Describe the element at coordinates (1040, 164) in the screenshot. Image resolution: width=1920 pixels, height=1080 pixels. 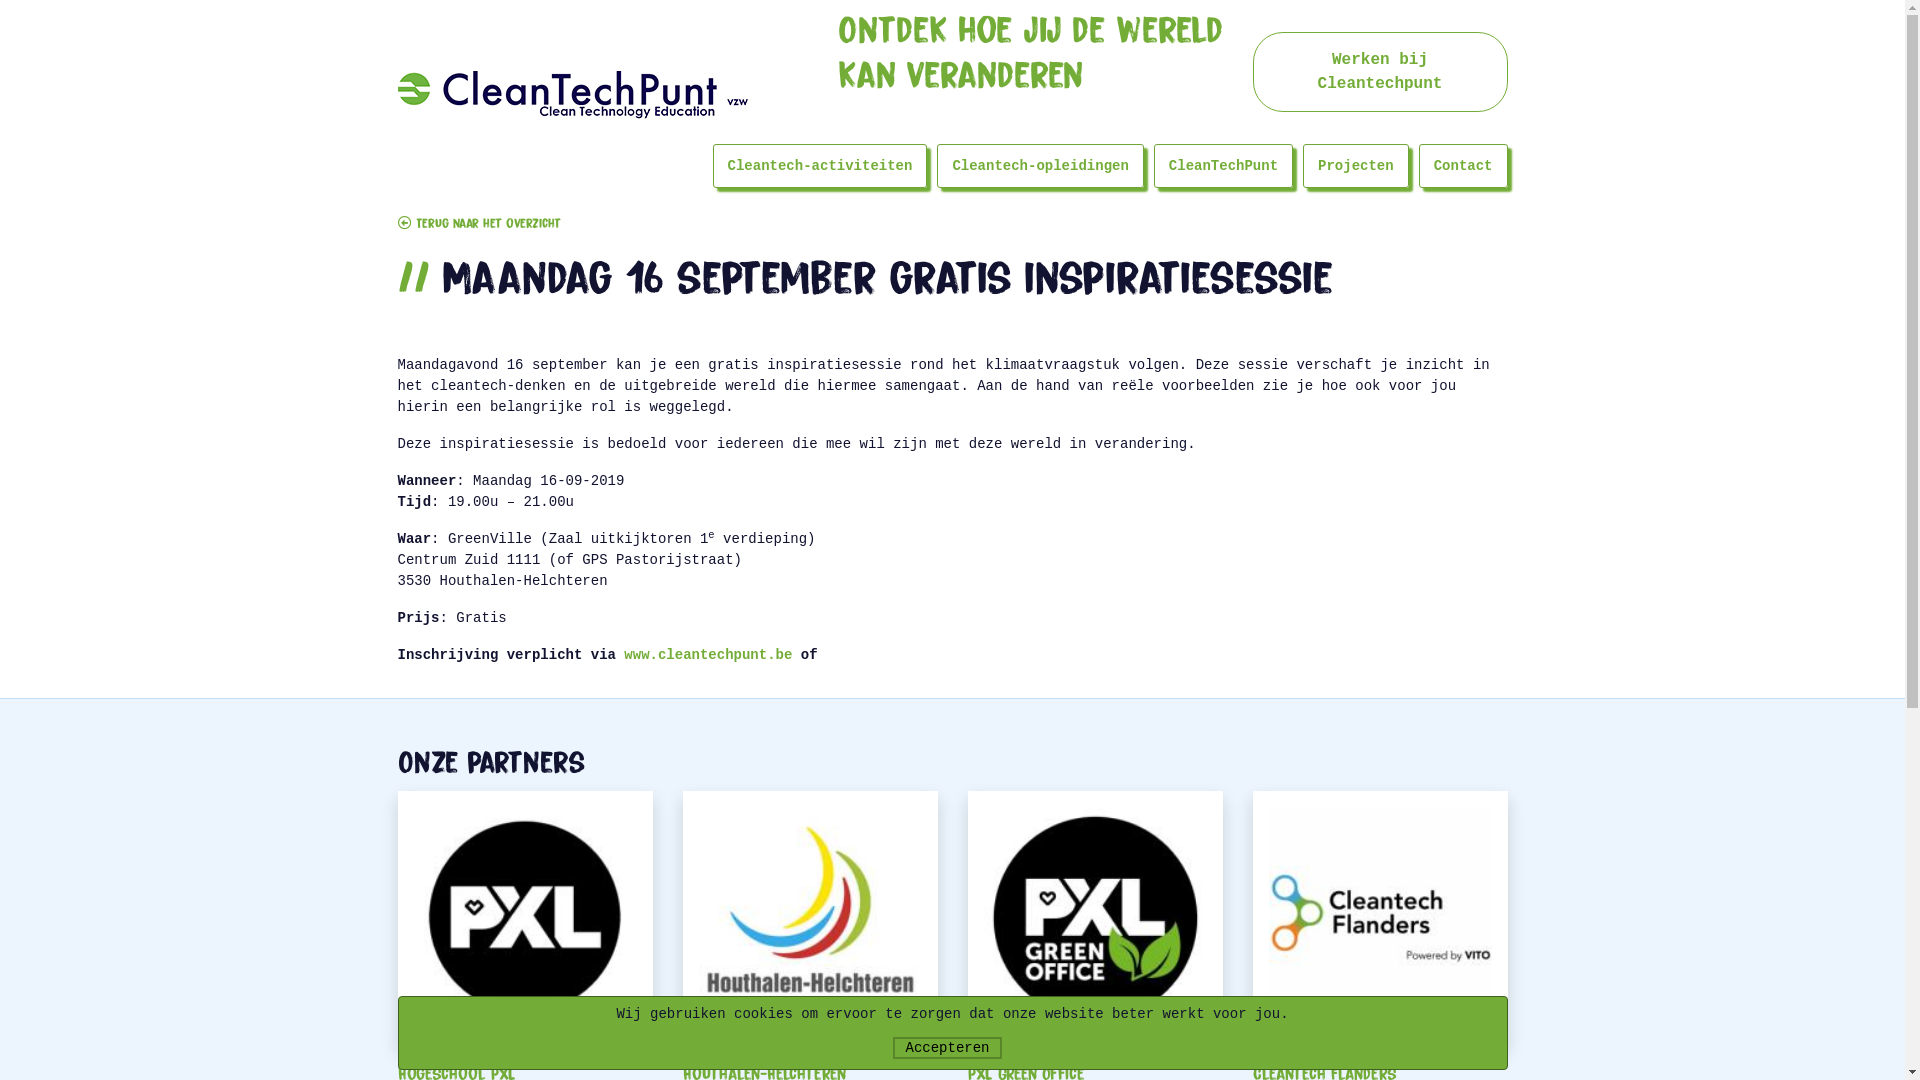
I see `'Cleantech-opleidingen'` at that location.